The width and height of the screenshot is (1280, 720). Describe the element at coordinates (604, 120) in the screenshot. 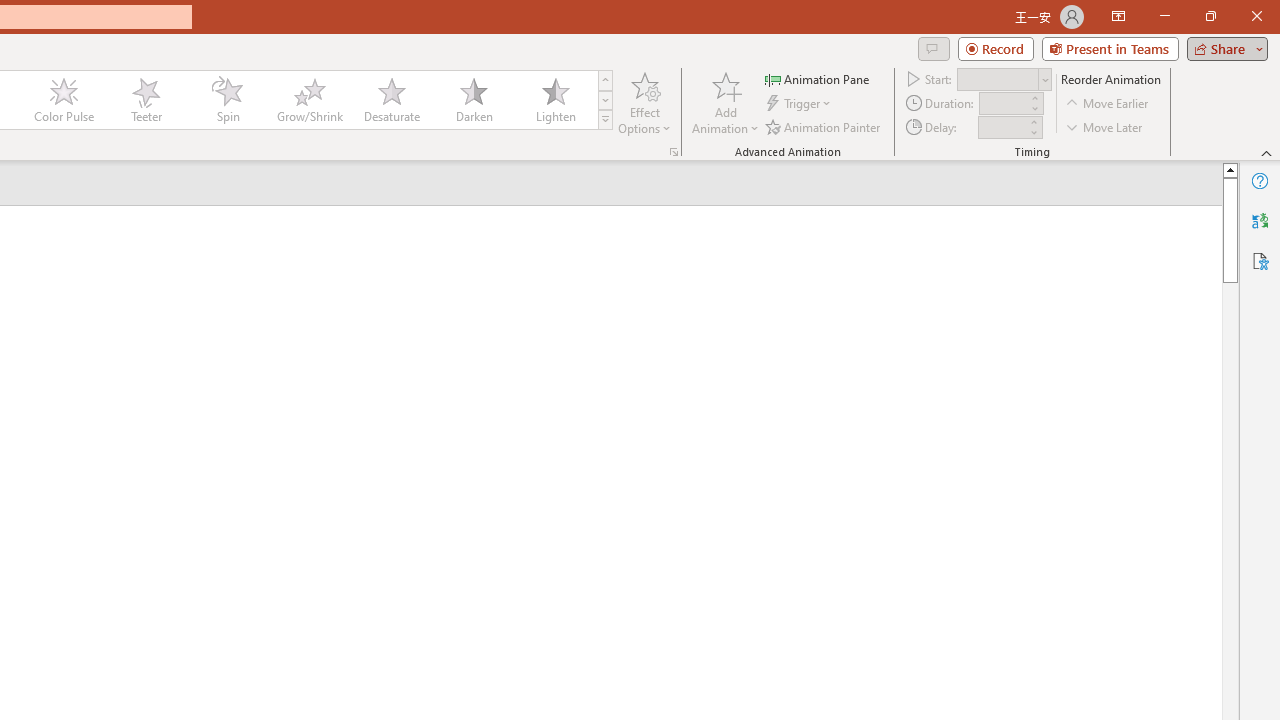

I see `'Animation Styles'` at that location.